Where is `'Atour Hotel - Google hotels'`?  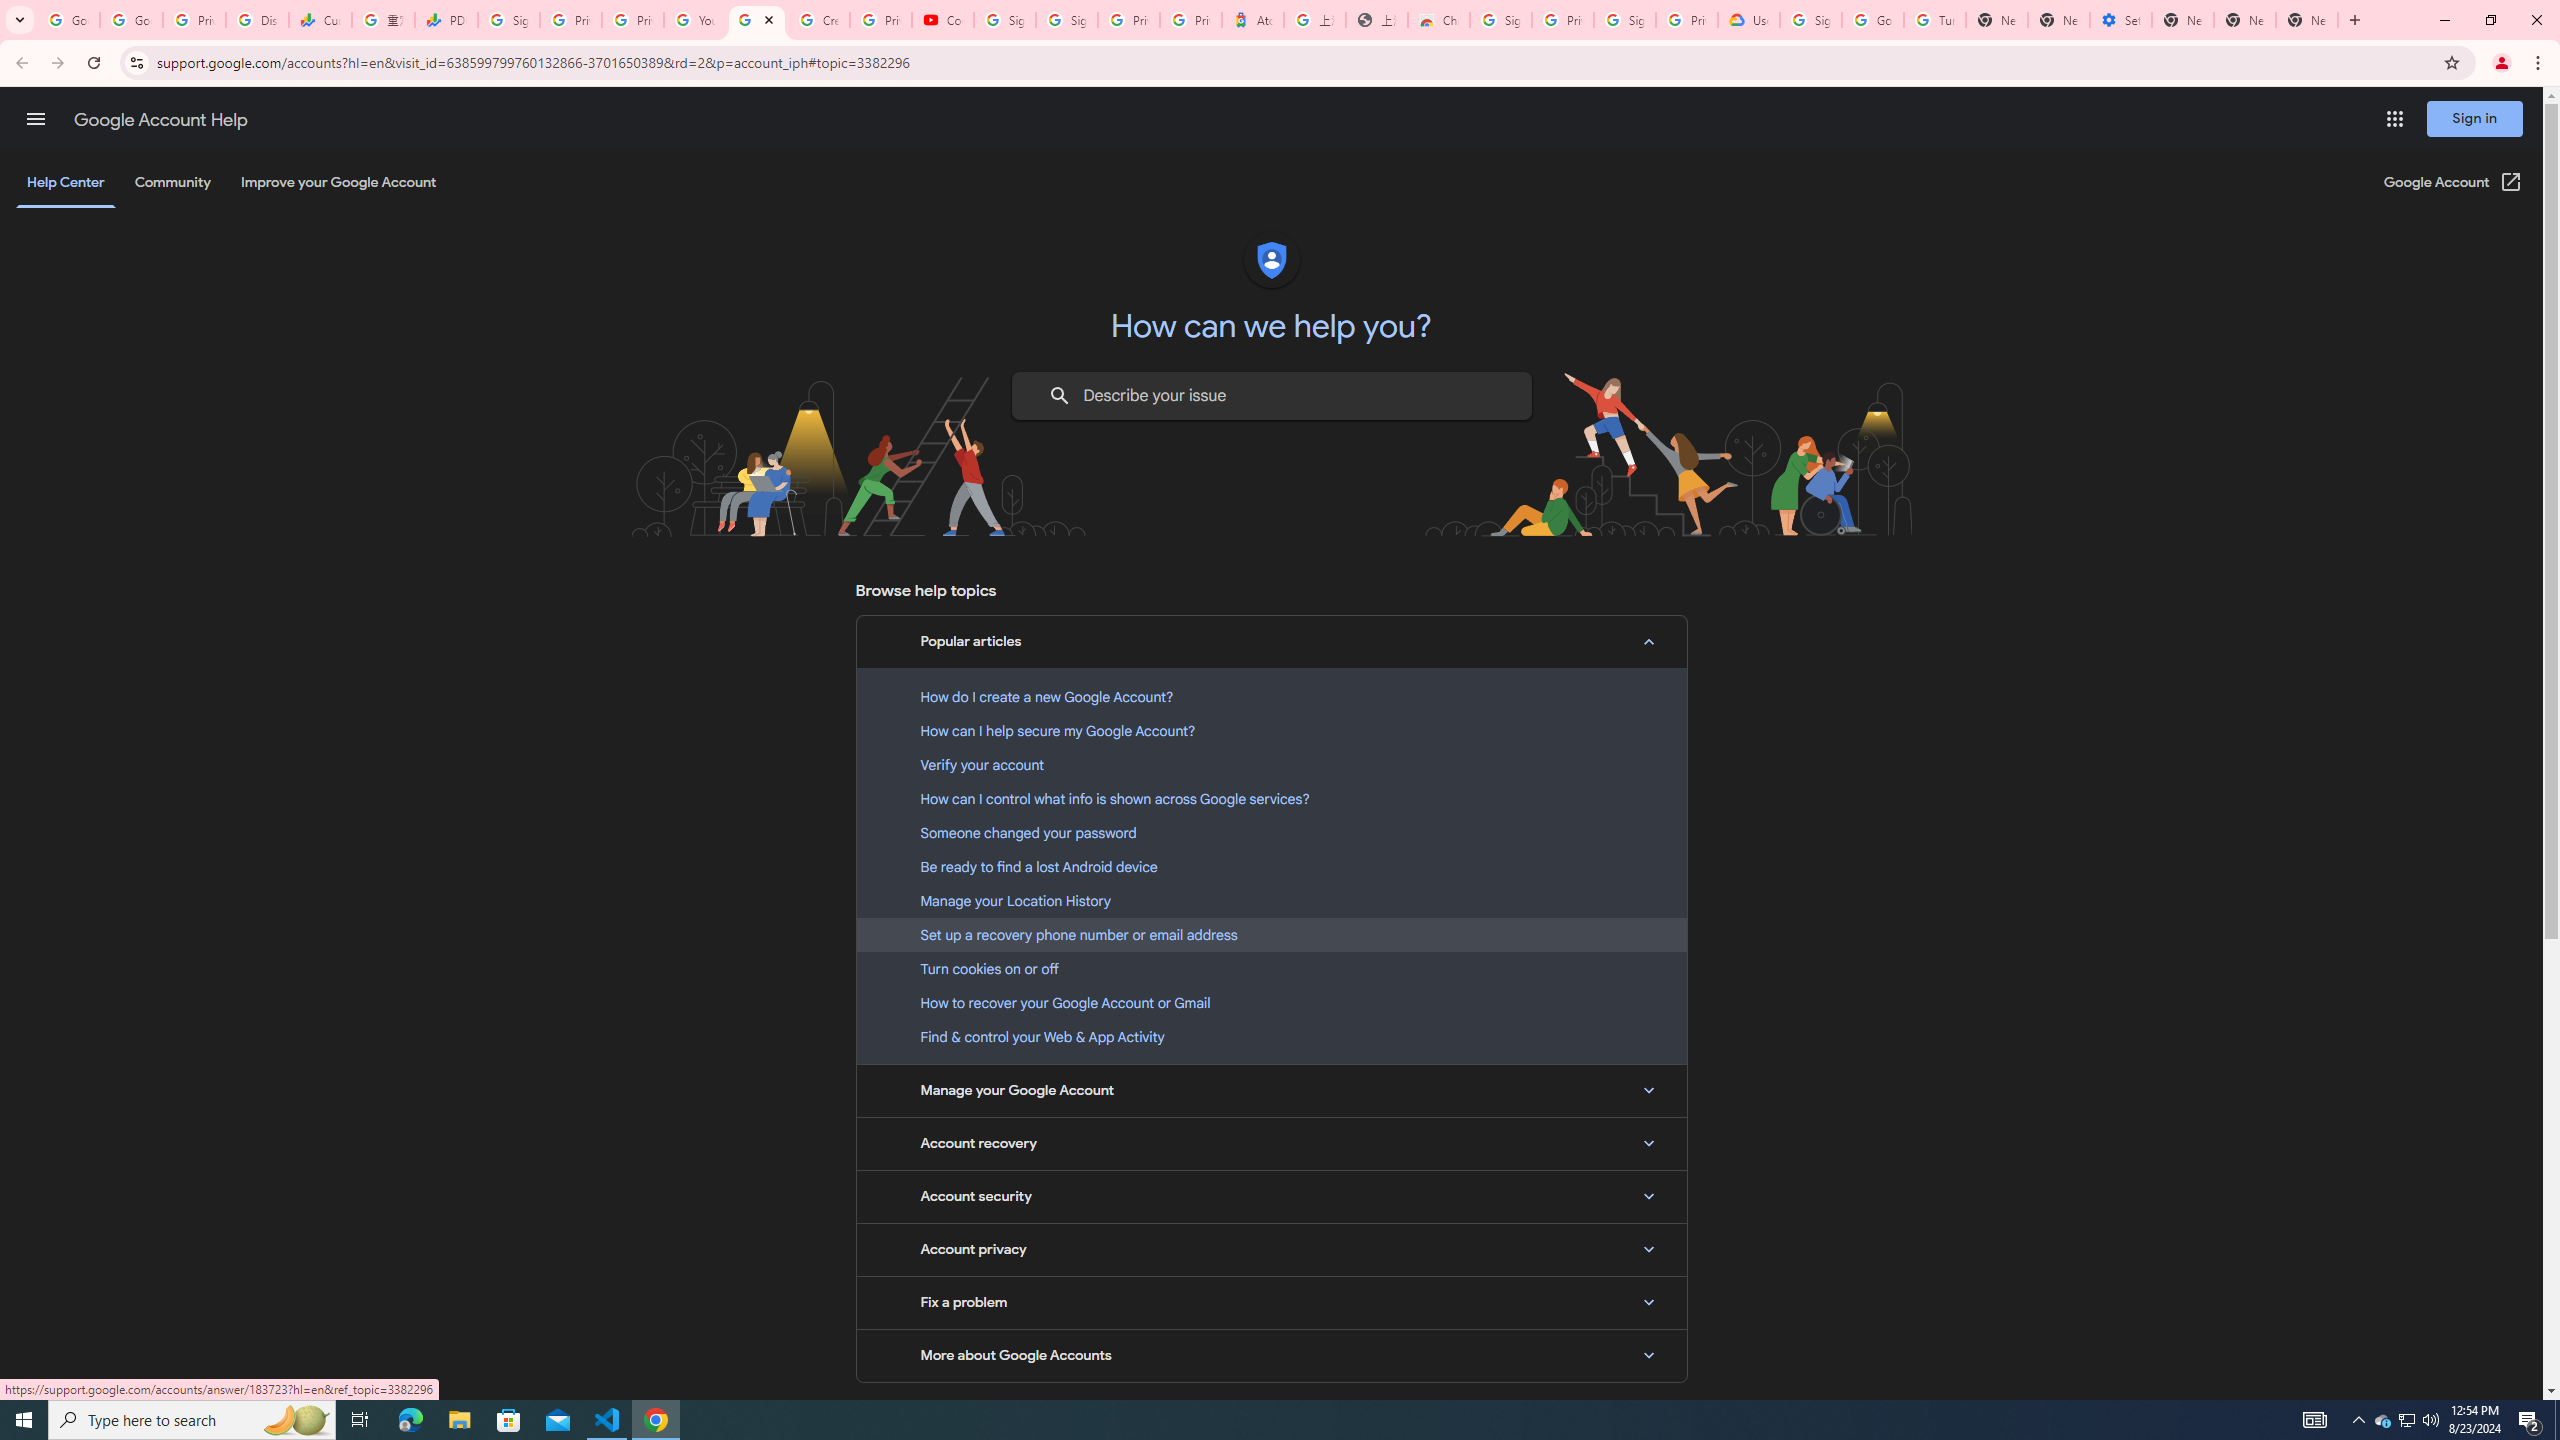
'Atour Hotel - Google hotels' is located at coordinates (1252, 19).